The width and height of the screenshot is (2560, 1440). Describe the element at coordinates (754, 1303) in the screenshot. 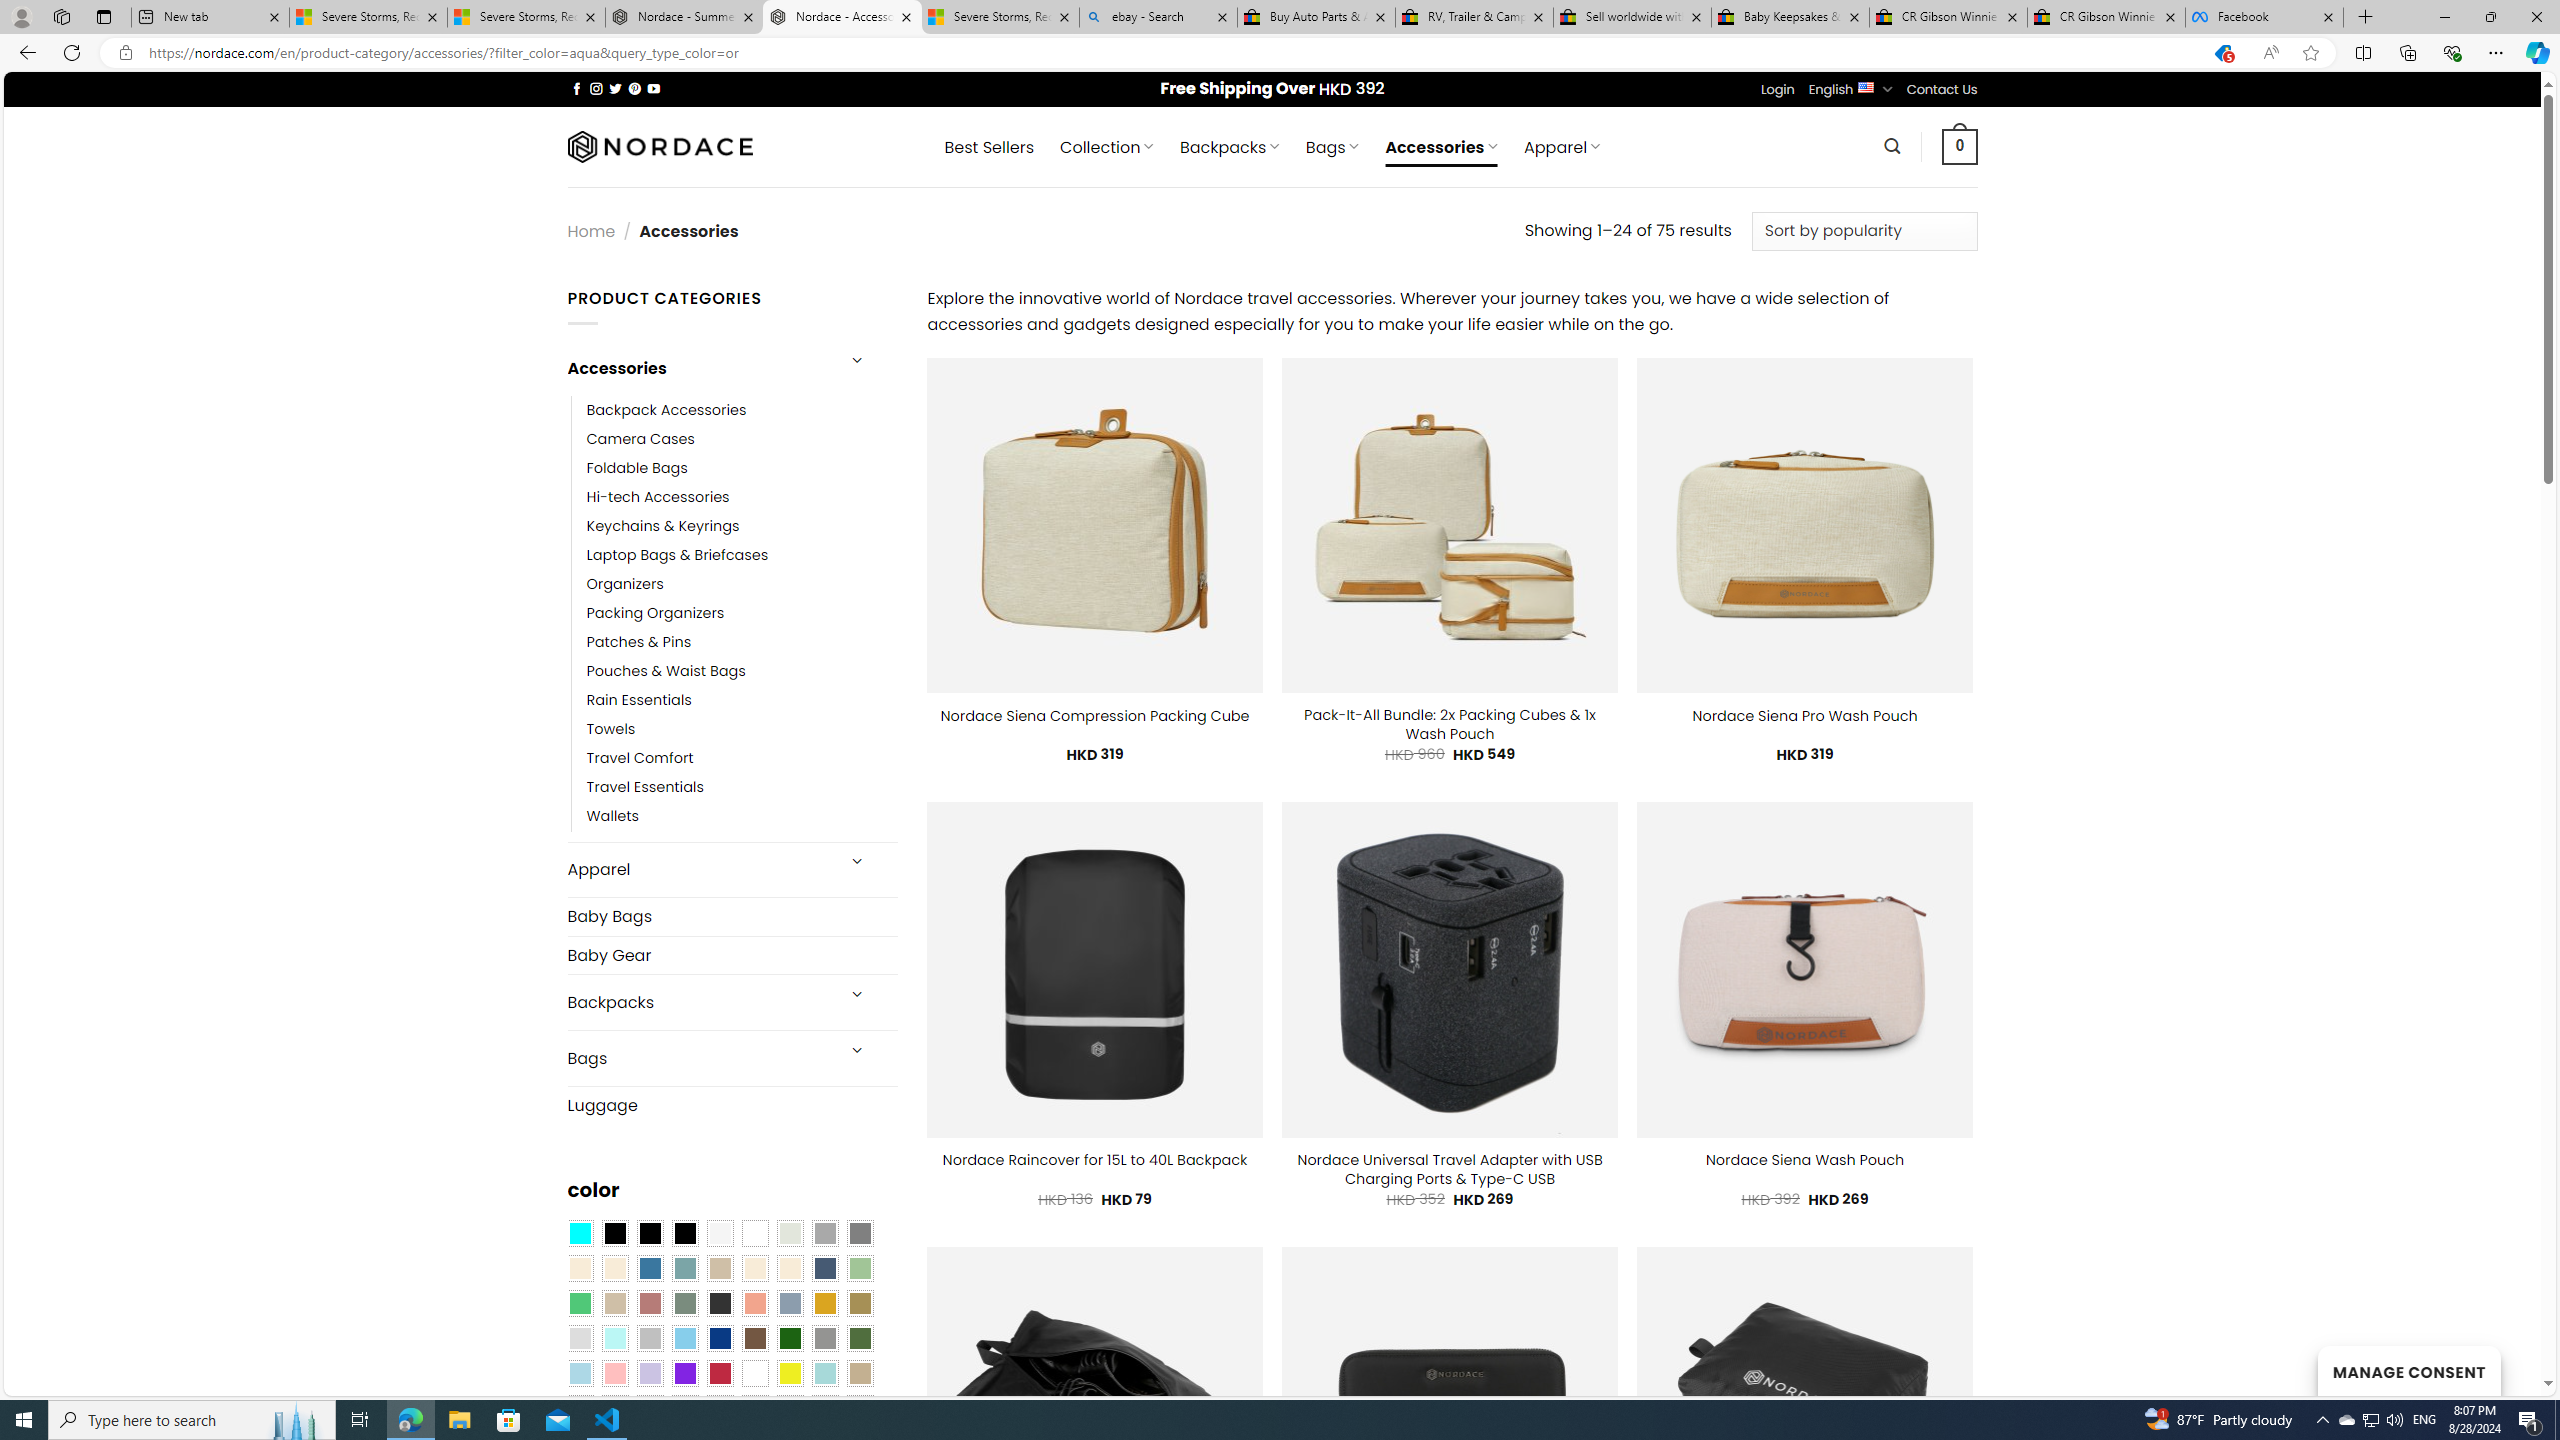

I see `'Coral'` at that location.